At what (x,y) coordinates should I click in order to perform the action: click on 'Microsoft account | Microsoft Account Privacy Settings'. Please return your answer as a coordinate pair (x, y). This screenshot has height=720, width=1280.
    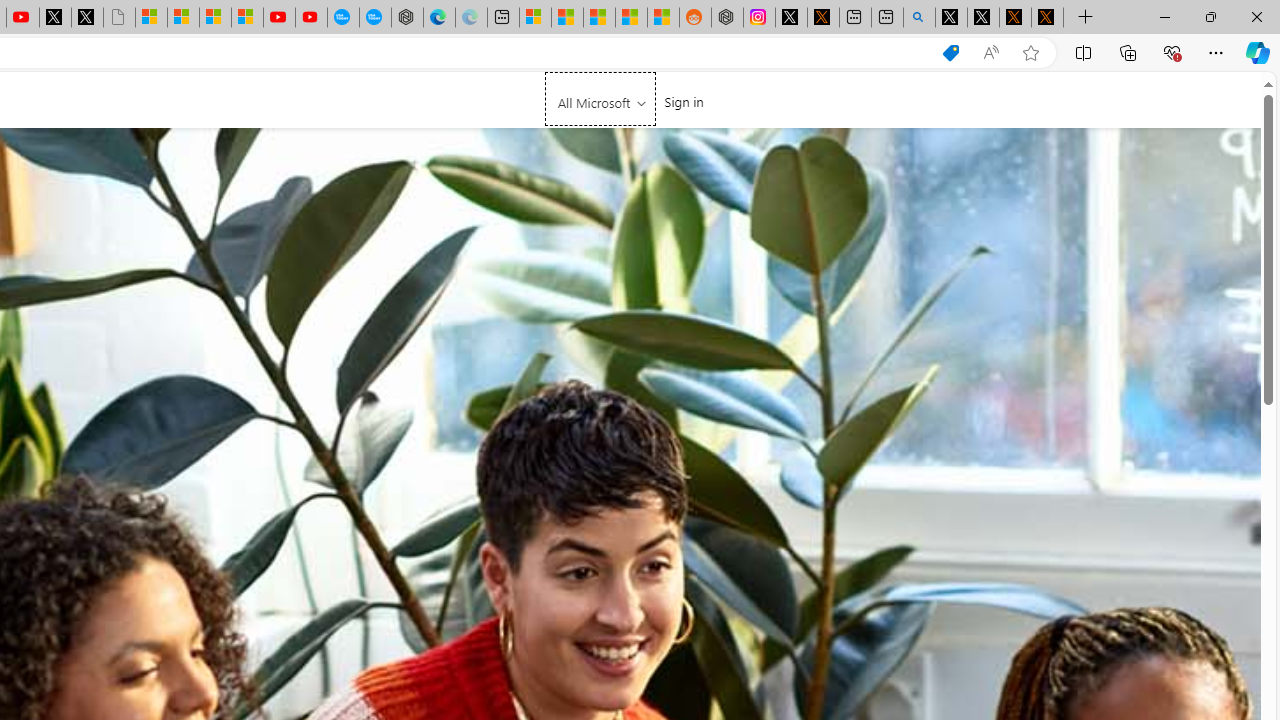
    Looking at the image, I should click on (535, 17).